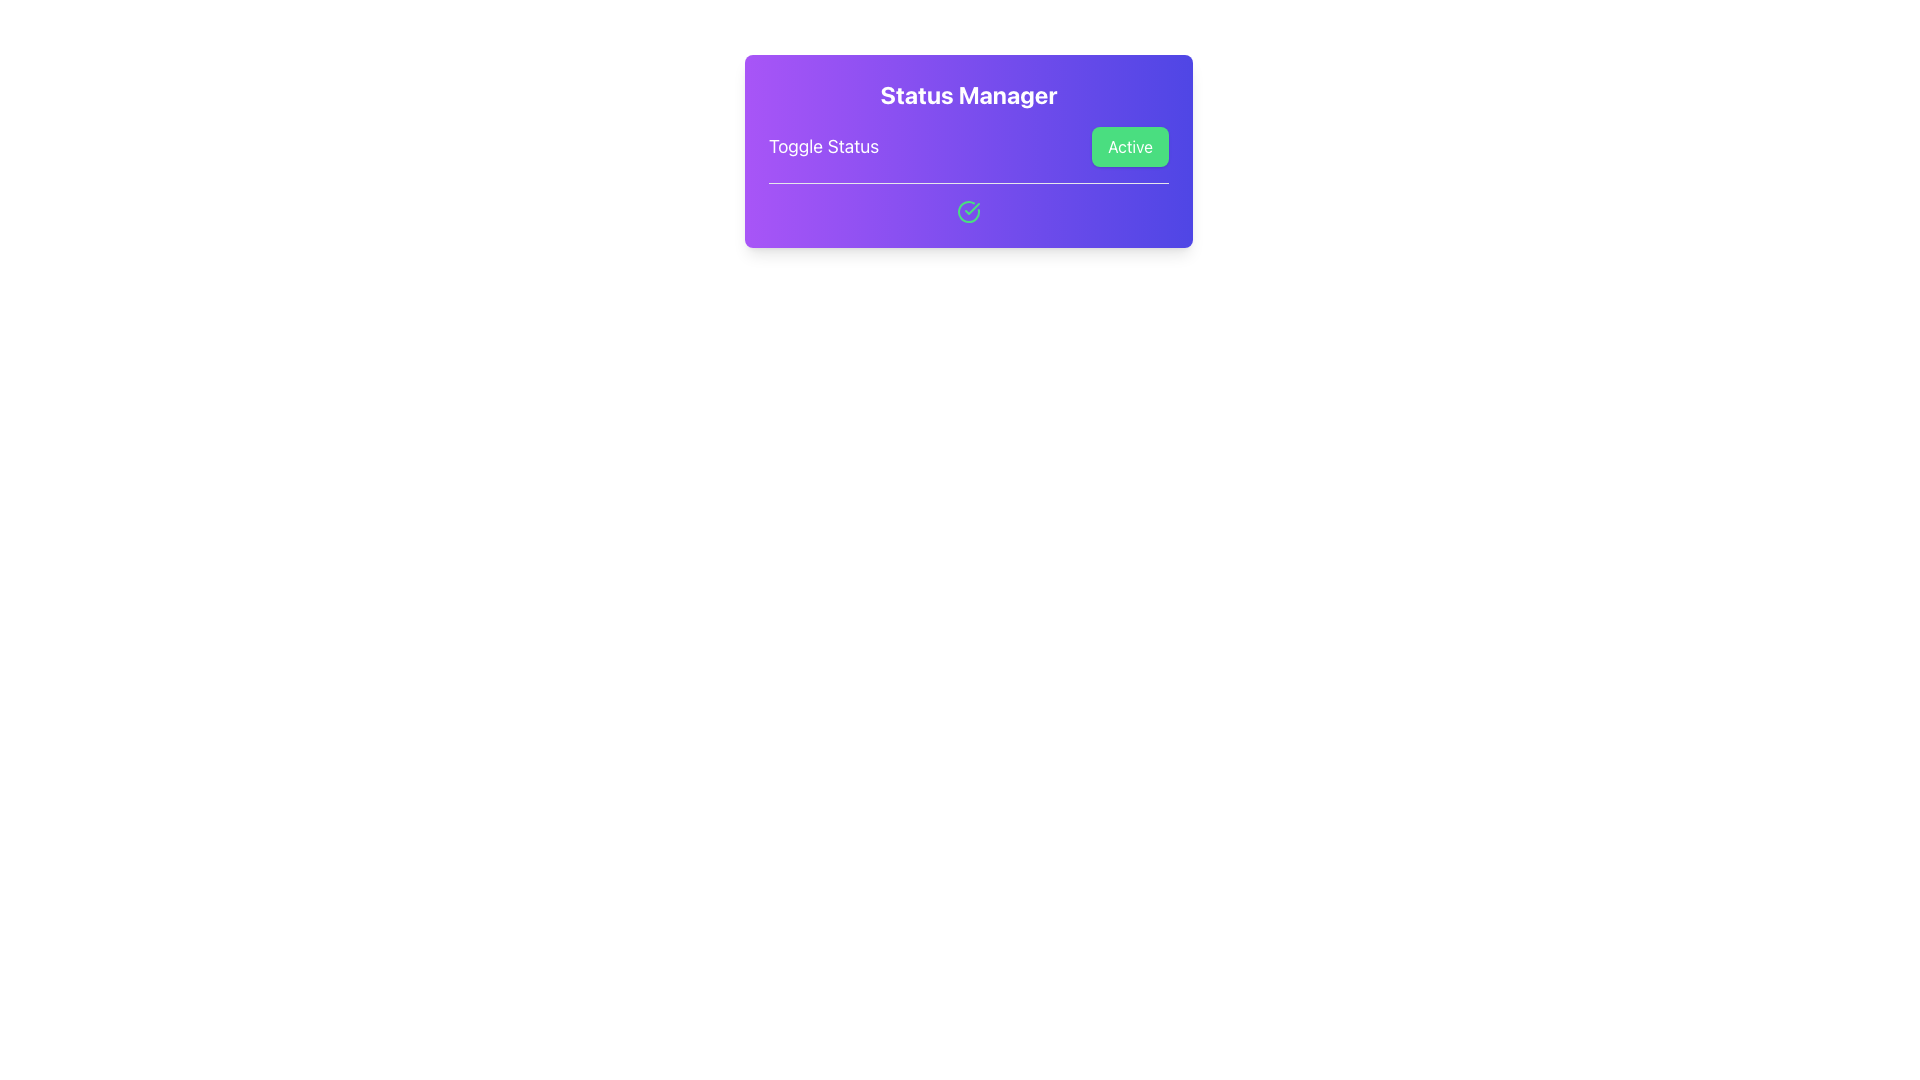 This screenshot has width=1920, height=1080. Describe the element at coordinates (824, 145) in the screenshot. I see `the 'Toggle Status' text label displayed in white on a purple background, positioned to the left of the 'Active' button in the 'Status Manager' section` at that location.